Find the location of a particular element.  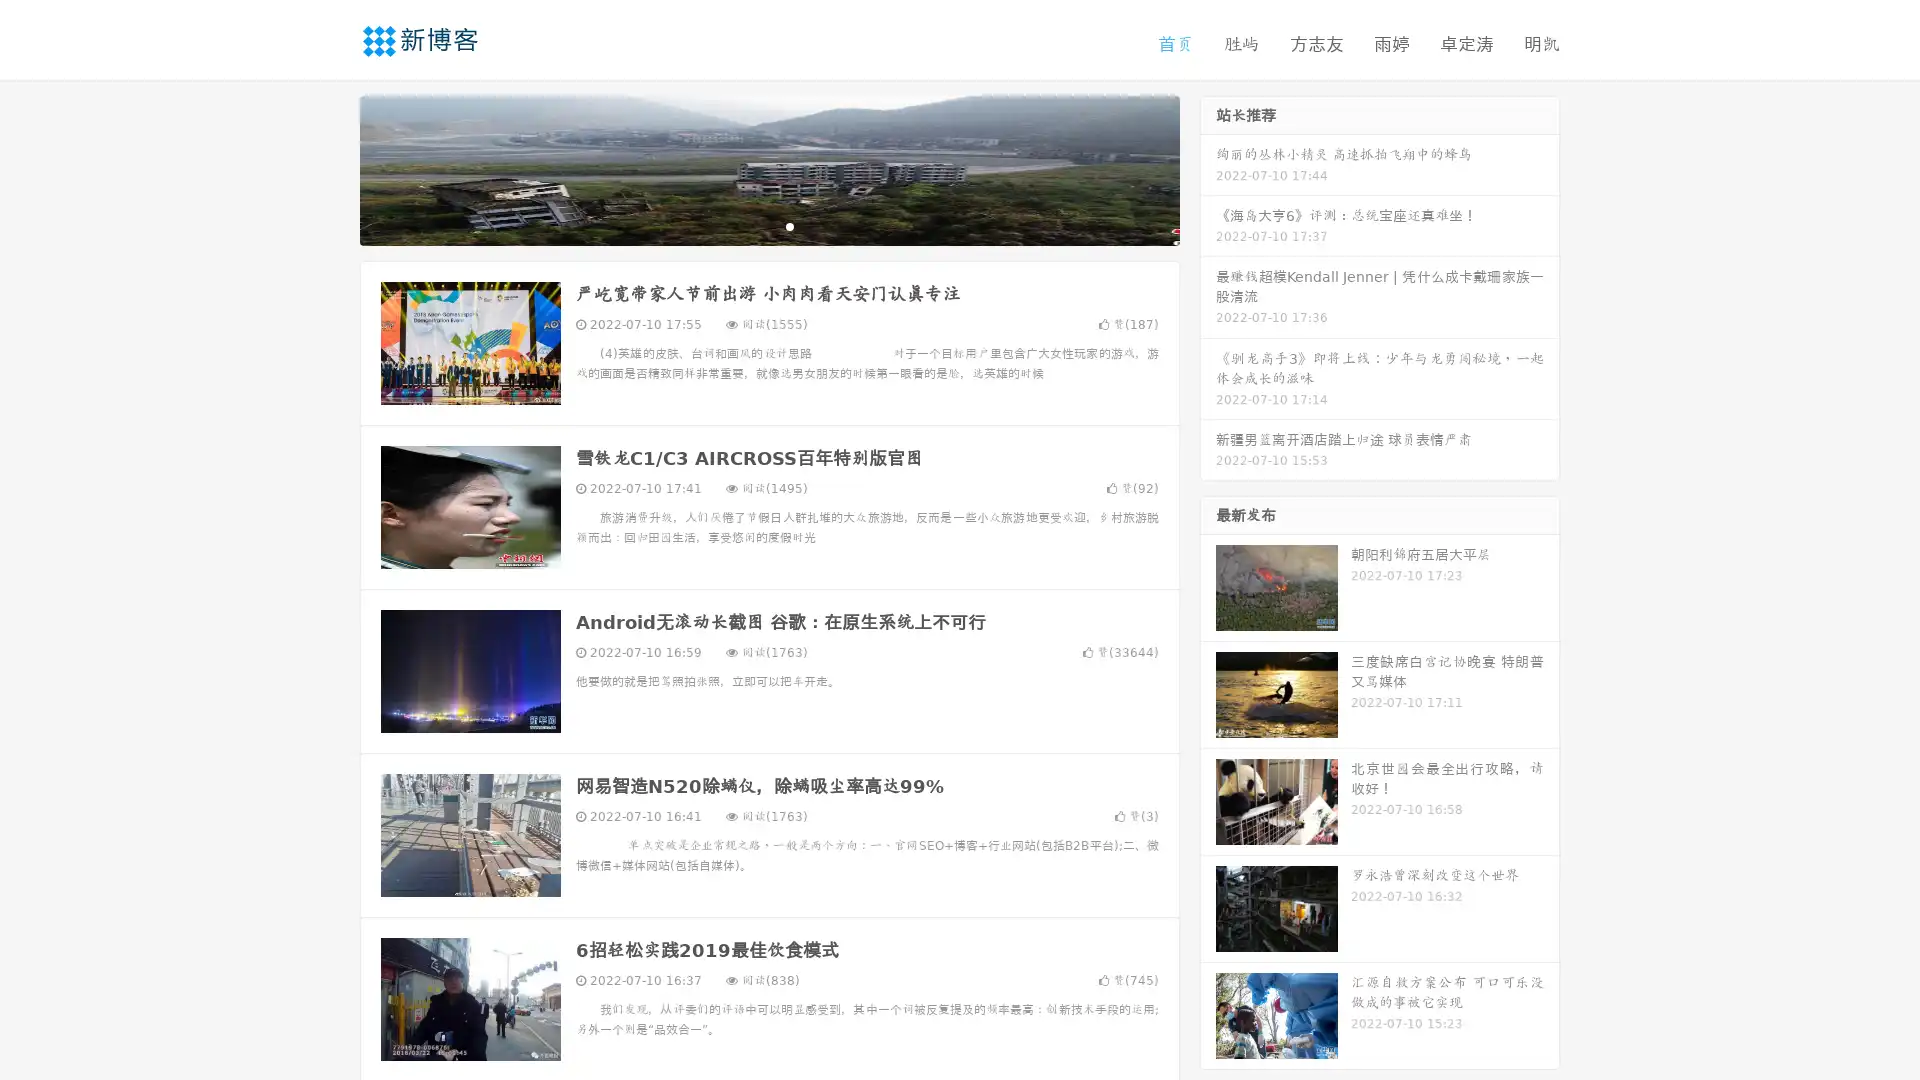

Next slide is located at coordinates (1208, 168).